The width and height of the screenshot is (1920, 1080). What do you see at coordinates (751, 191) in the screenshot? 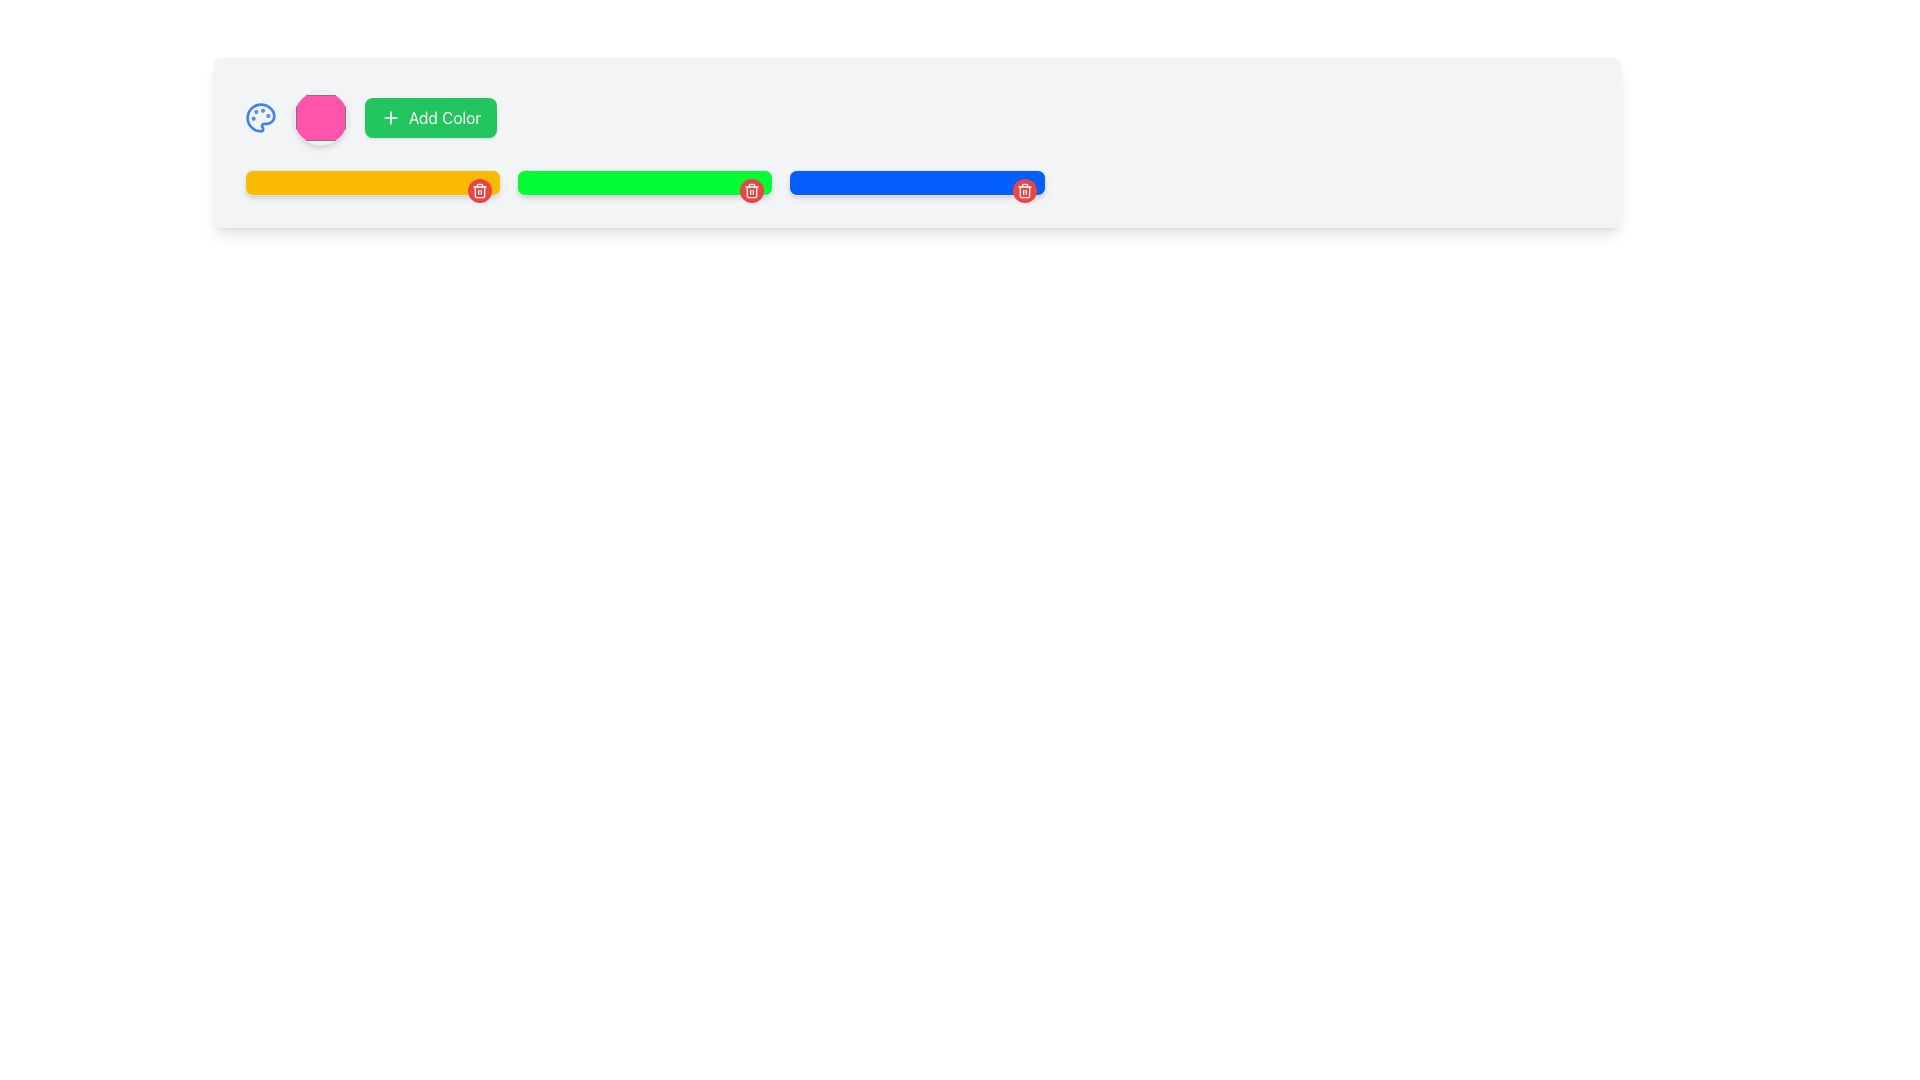
I see `the trash bin icon button with a red circular background located at the top-right corner of the card` at bounding box center [751, 191].